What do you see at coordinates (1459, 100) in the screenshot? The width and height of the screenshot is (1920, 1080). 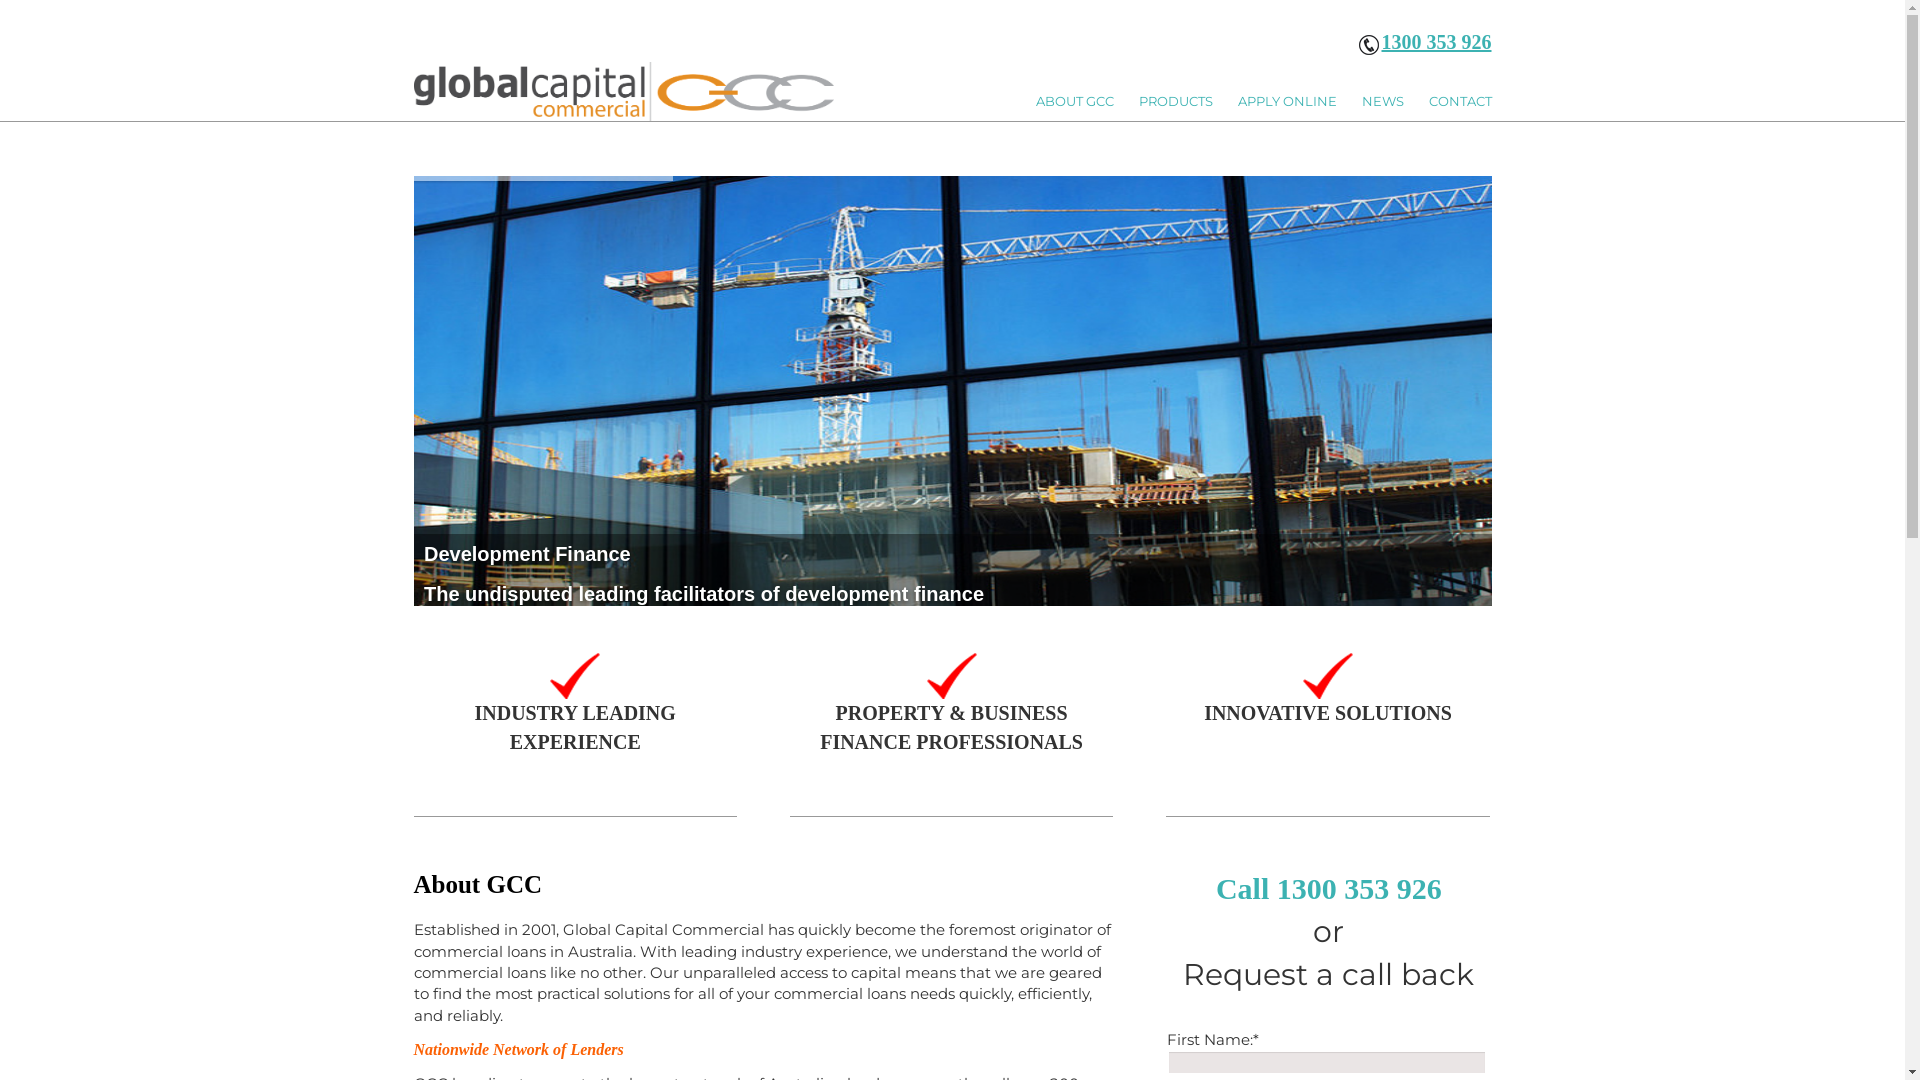 I see `'CONTACT'` at bounding box center [1459, 100].